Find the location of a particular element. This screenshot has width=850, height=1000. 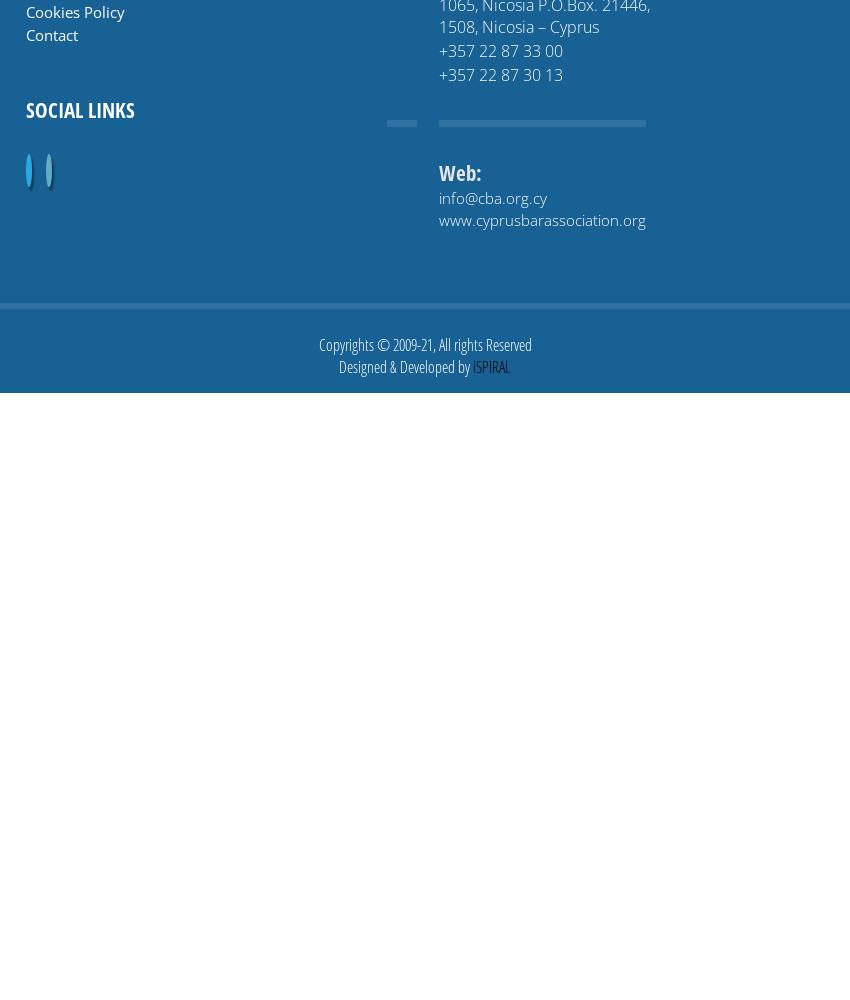

'info@cba.org.cy' is located at coordinates (438, 197).